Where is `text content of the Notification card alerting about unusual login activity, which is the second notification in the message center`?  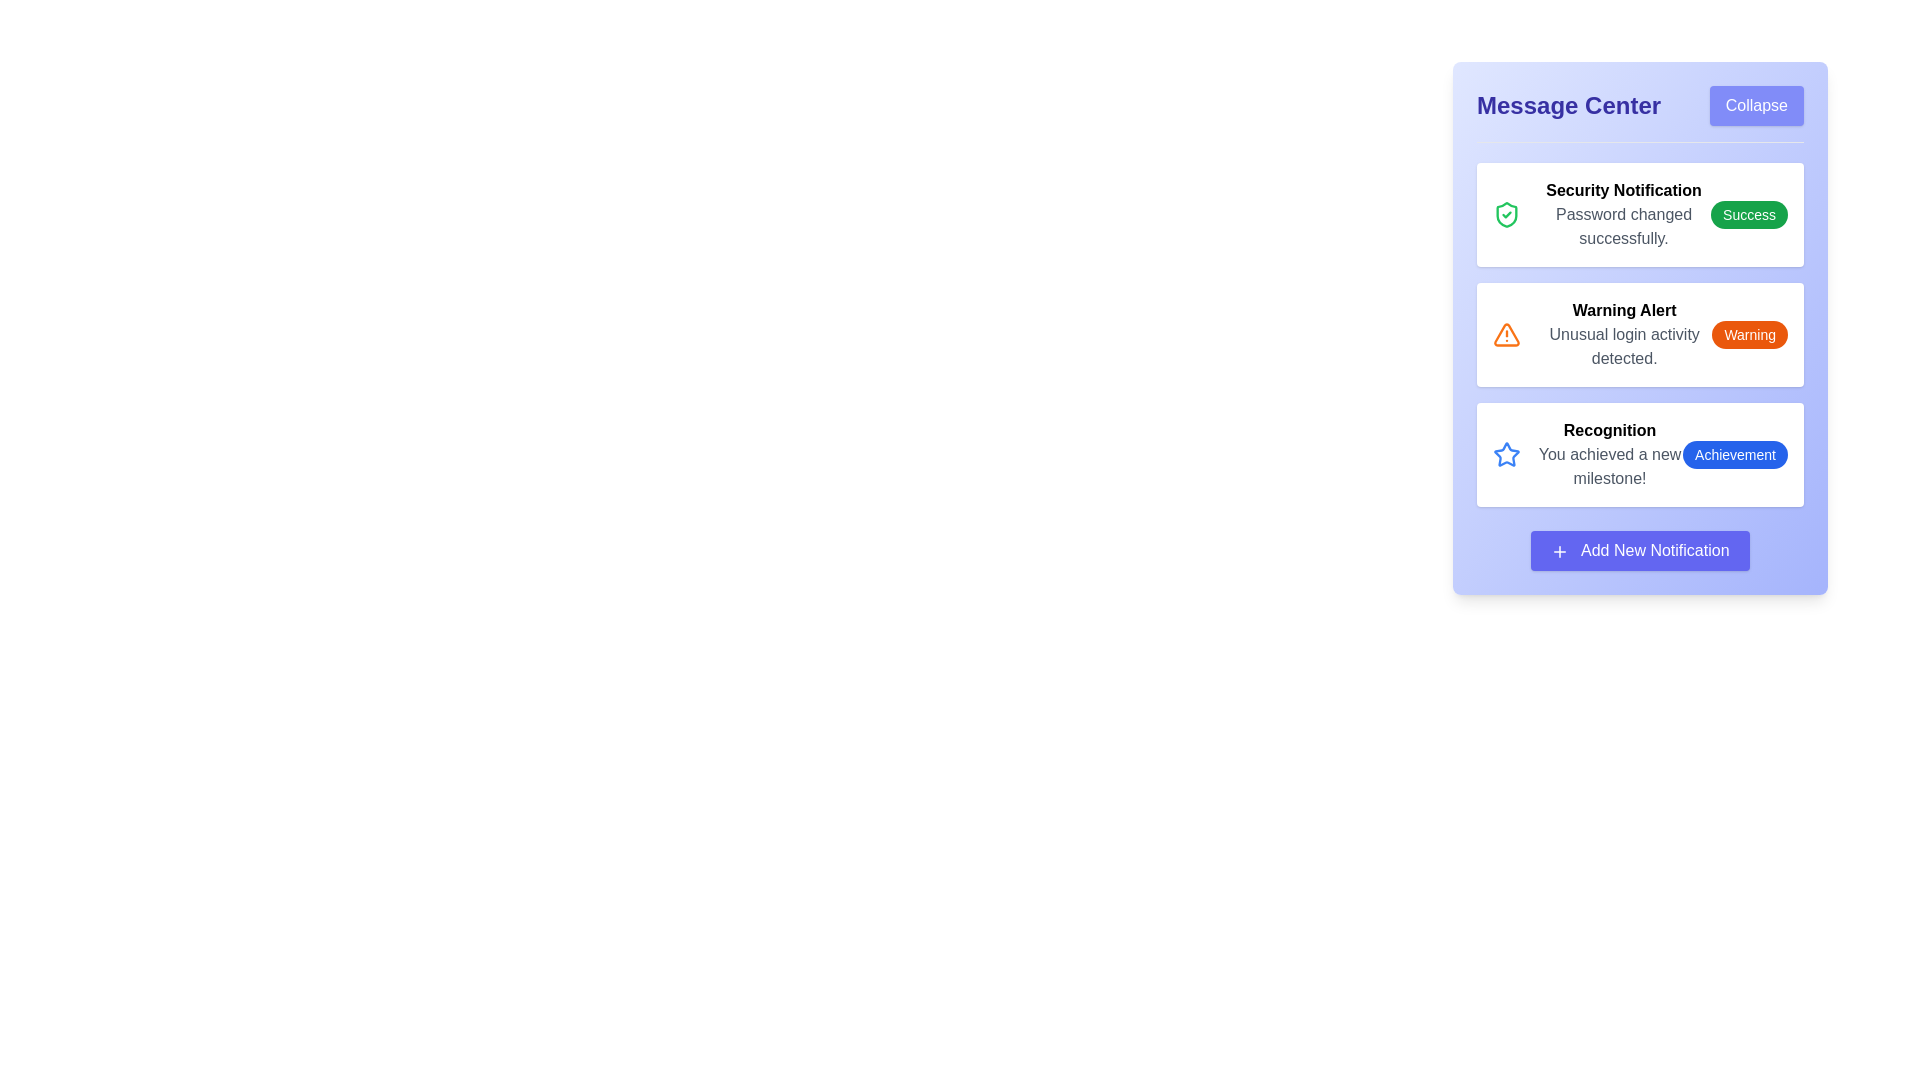 text content of the Notification card alerting about unusual login activity, which is the second notification in the message center is located at coordinates (1640, 334).